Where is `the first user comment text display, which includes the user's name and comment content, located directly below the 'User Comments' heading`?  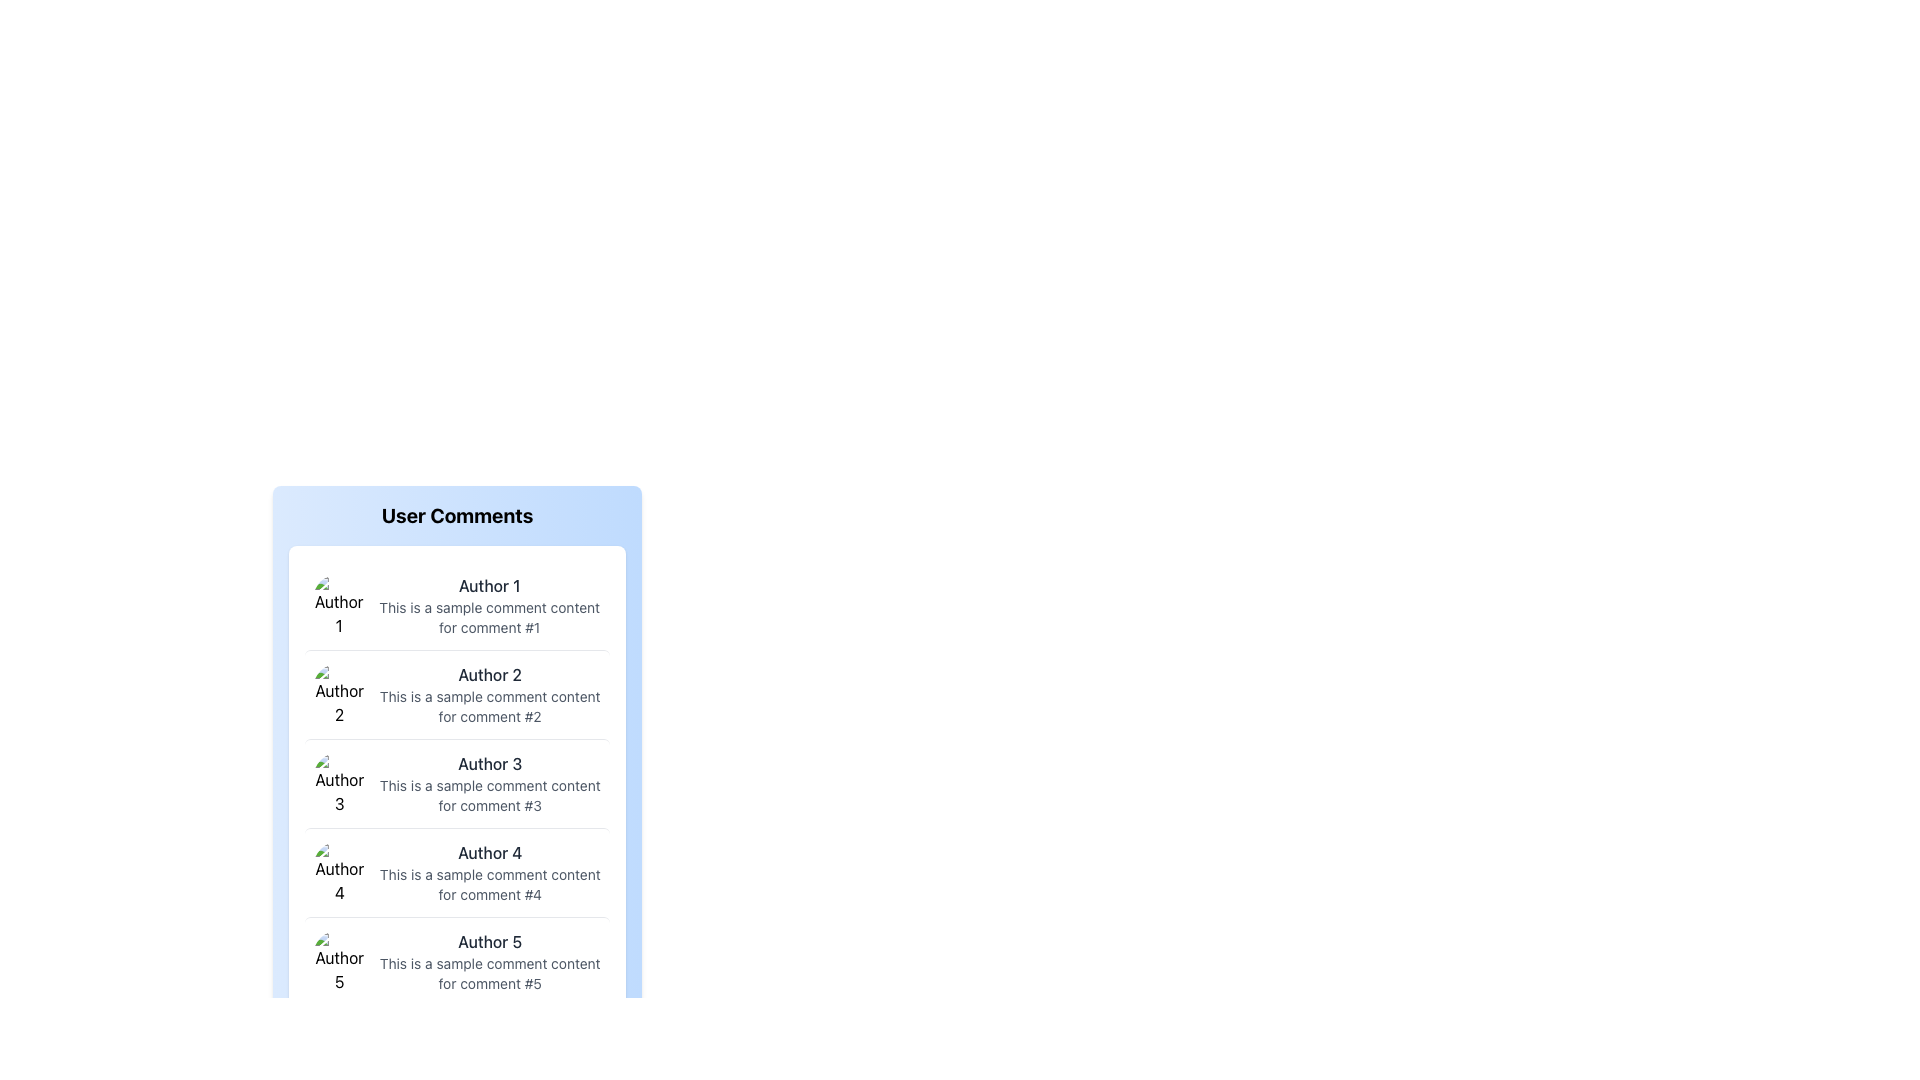
the first user comment text display, which includes the user's name and comment content, located directly below the 'User Comments' heading is located at coordinates (489, 604).